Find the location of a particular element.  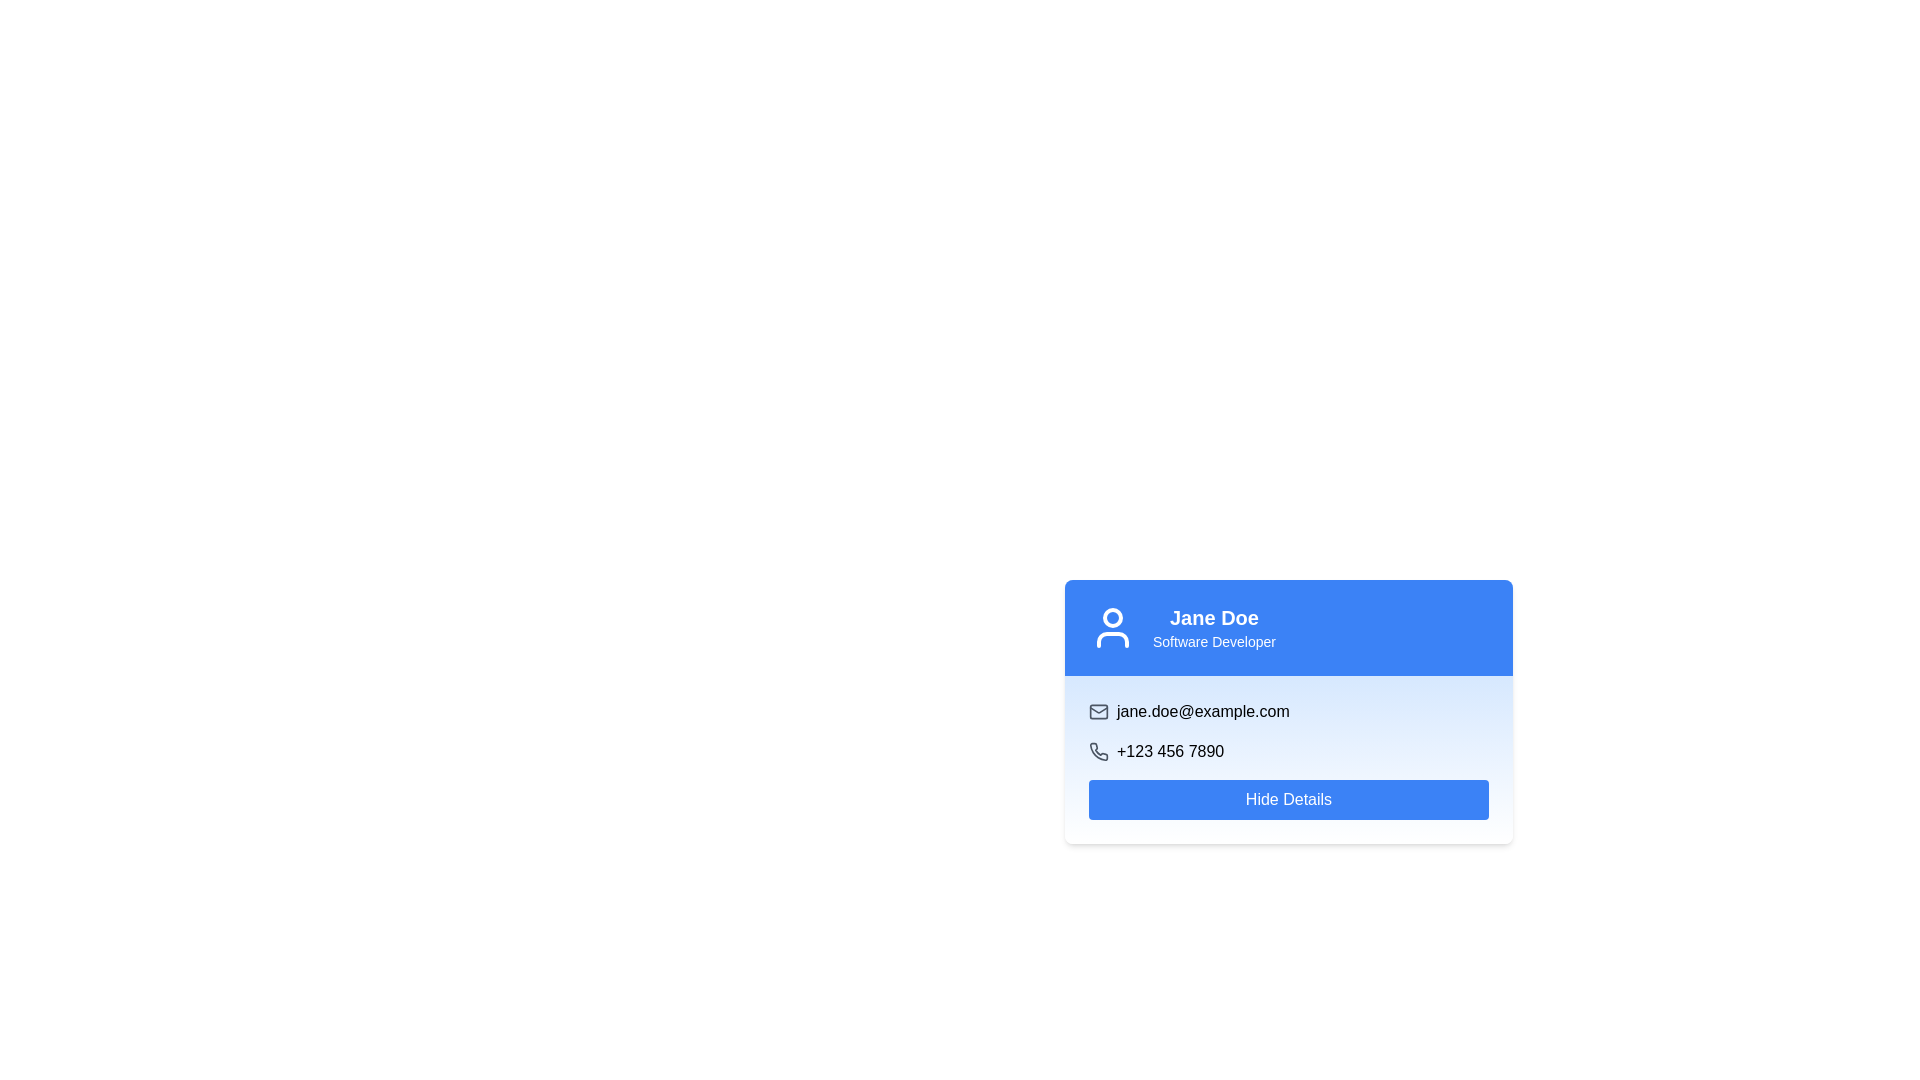

the text label displaying the name 'Jane Doe' in the upper segment of the blue section of the user profile card is located at coordinates (1213, 616).